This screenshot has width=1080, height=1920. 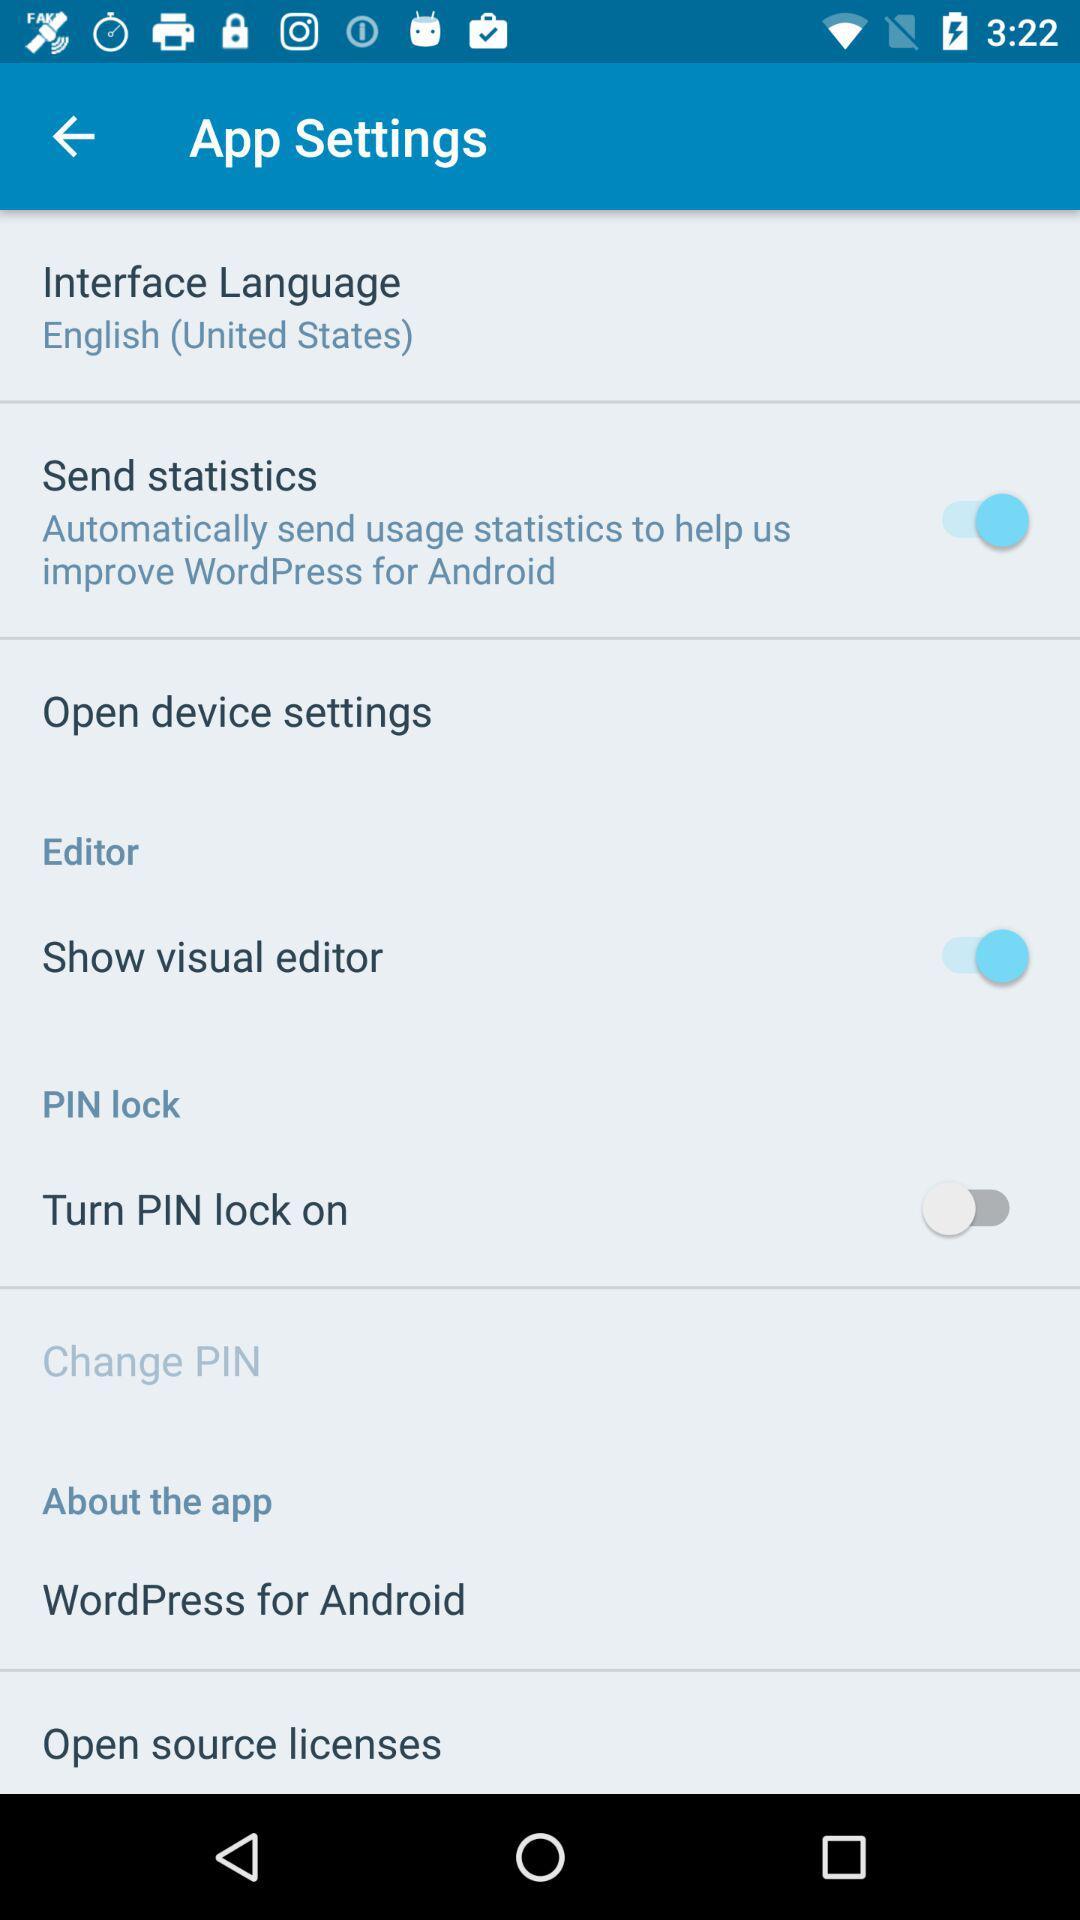 What do you see at coordinates (540, 1002) in the screenshot?
I see `visual editor and pin lock` at bounding box center [540, 1002].